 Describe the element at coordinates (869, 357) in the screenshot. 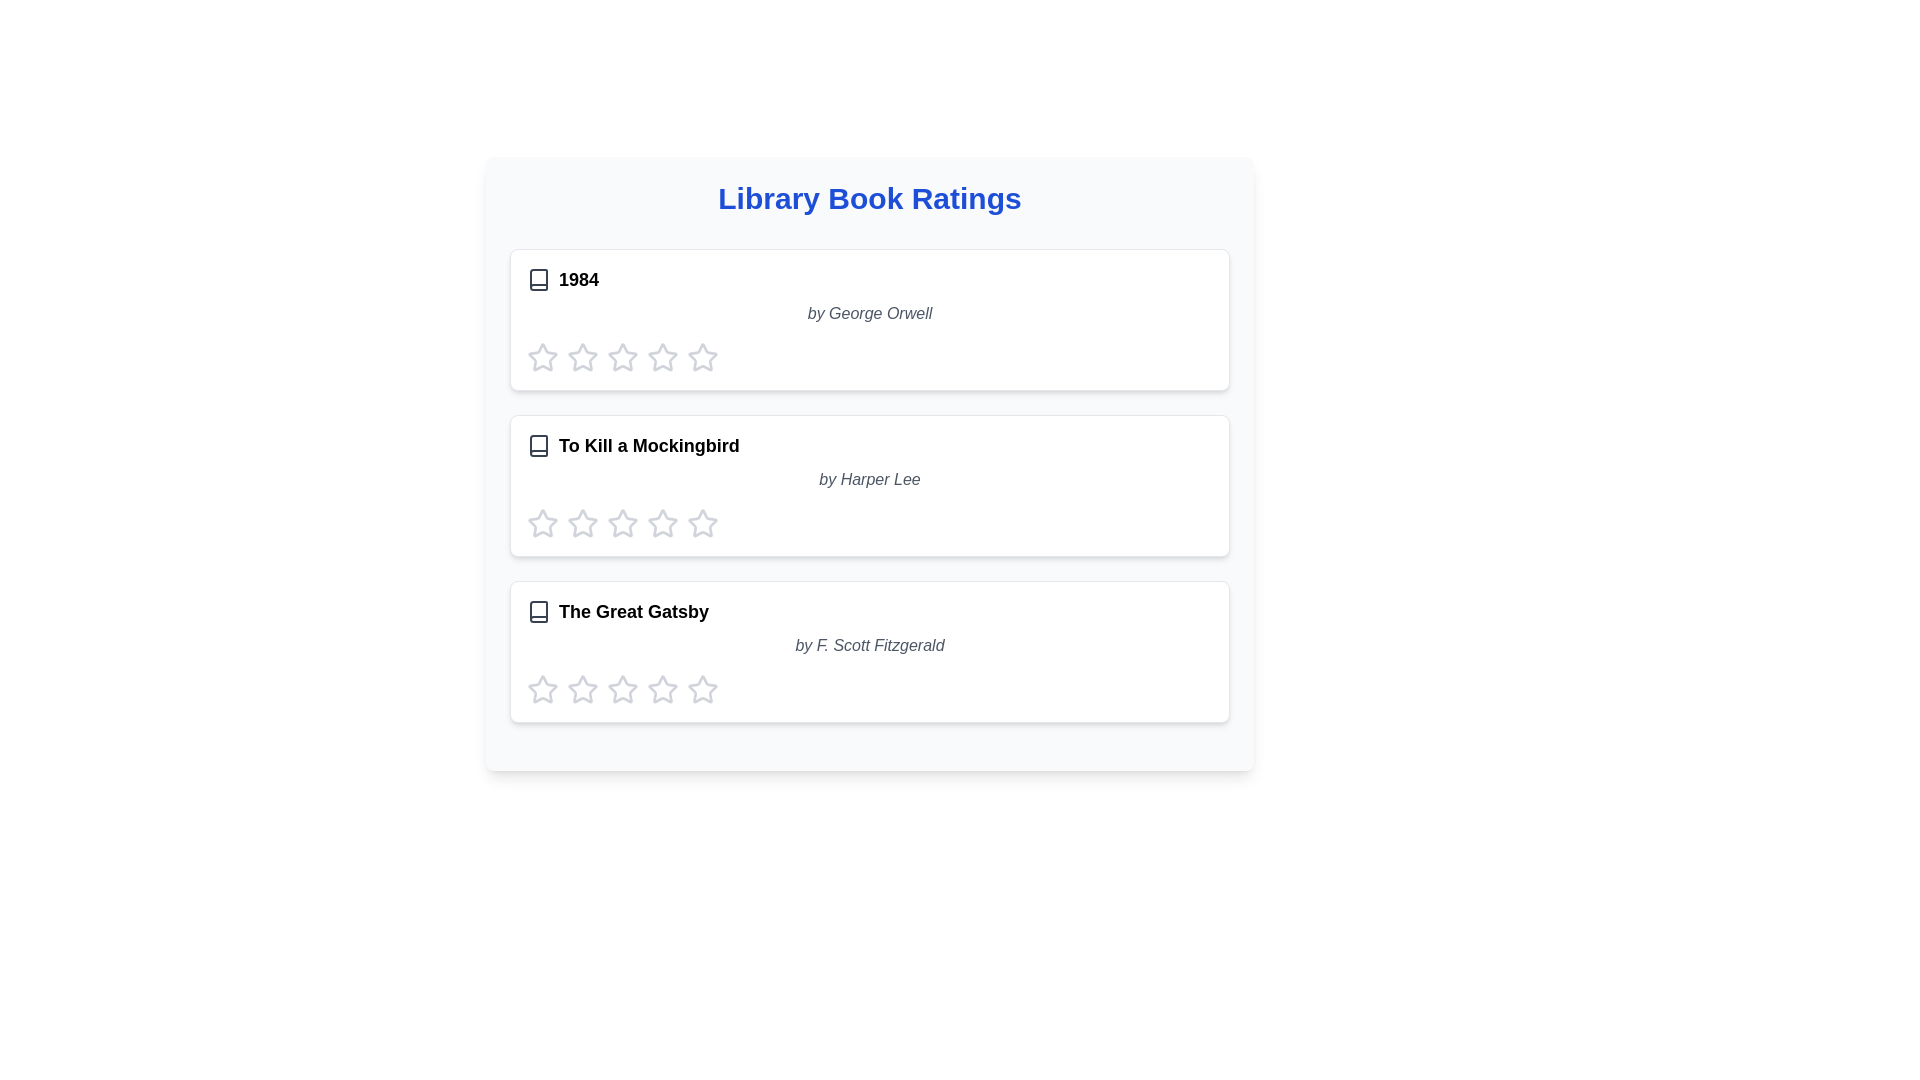

I see `the stars in the Rating component for the book '1984', which is located in the first card of the list` at that location.